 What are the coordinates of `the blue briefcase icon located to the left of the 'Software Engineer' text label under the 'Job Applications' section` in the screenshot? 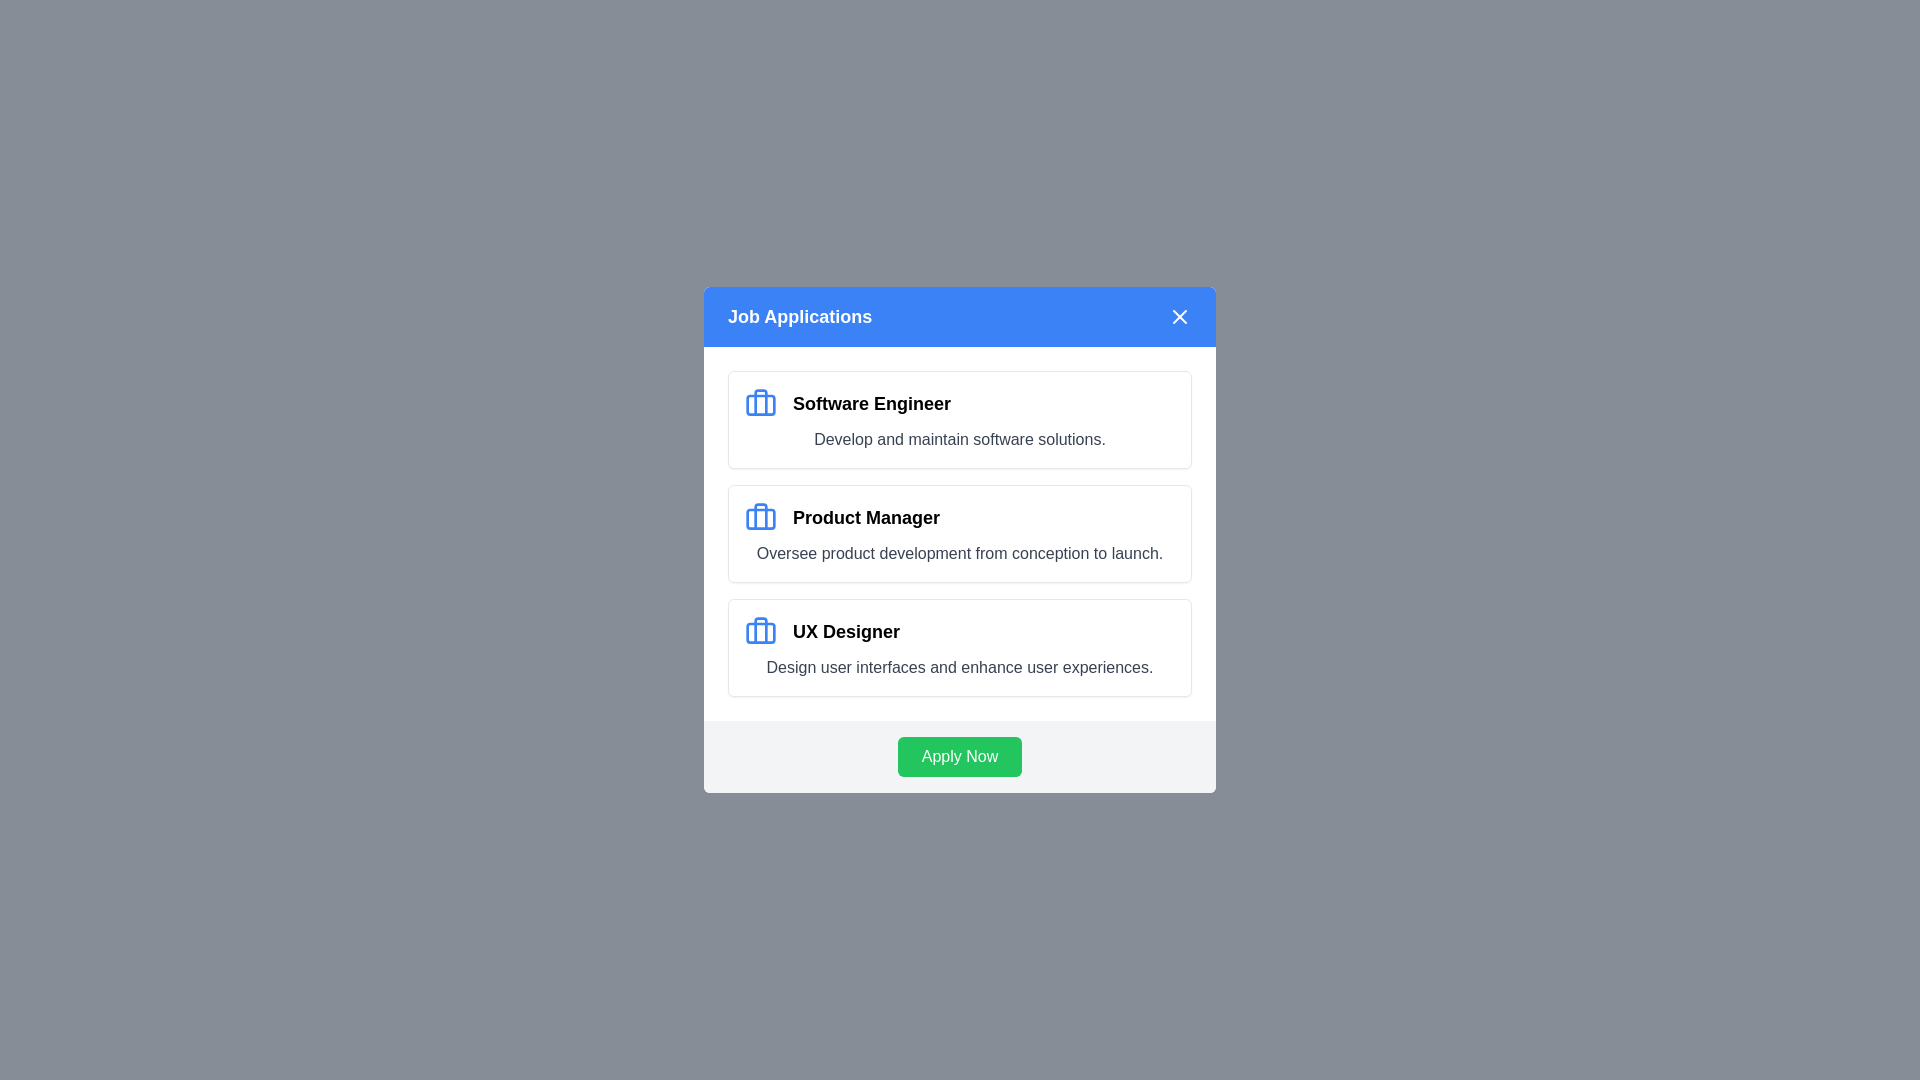 It's located at (760, 404).